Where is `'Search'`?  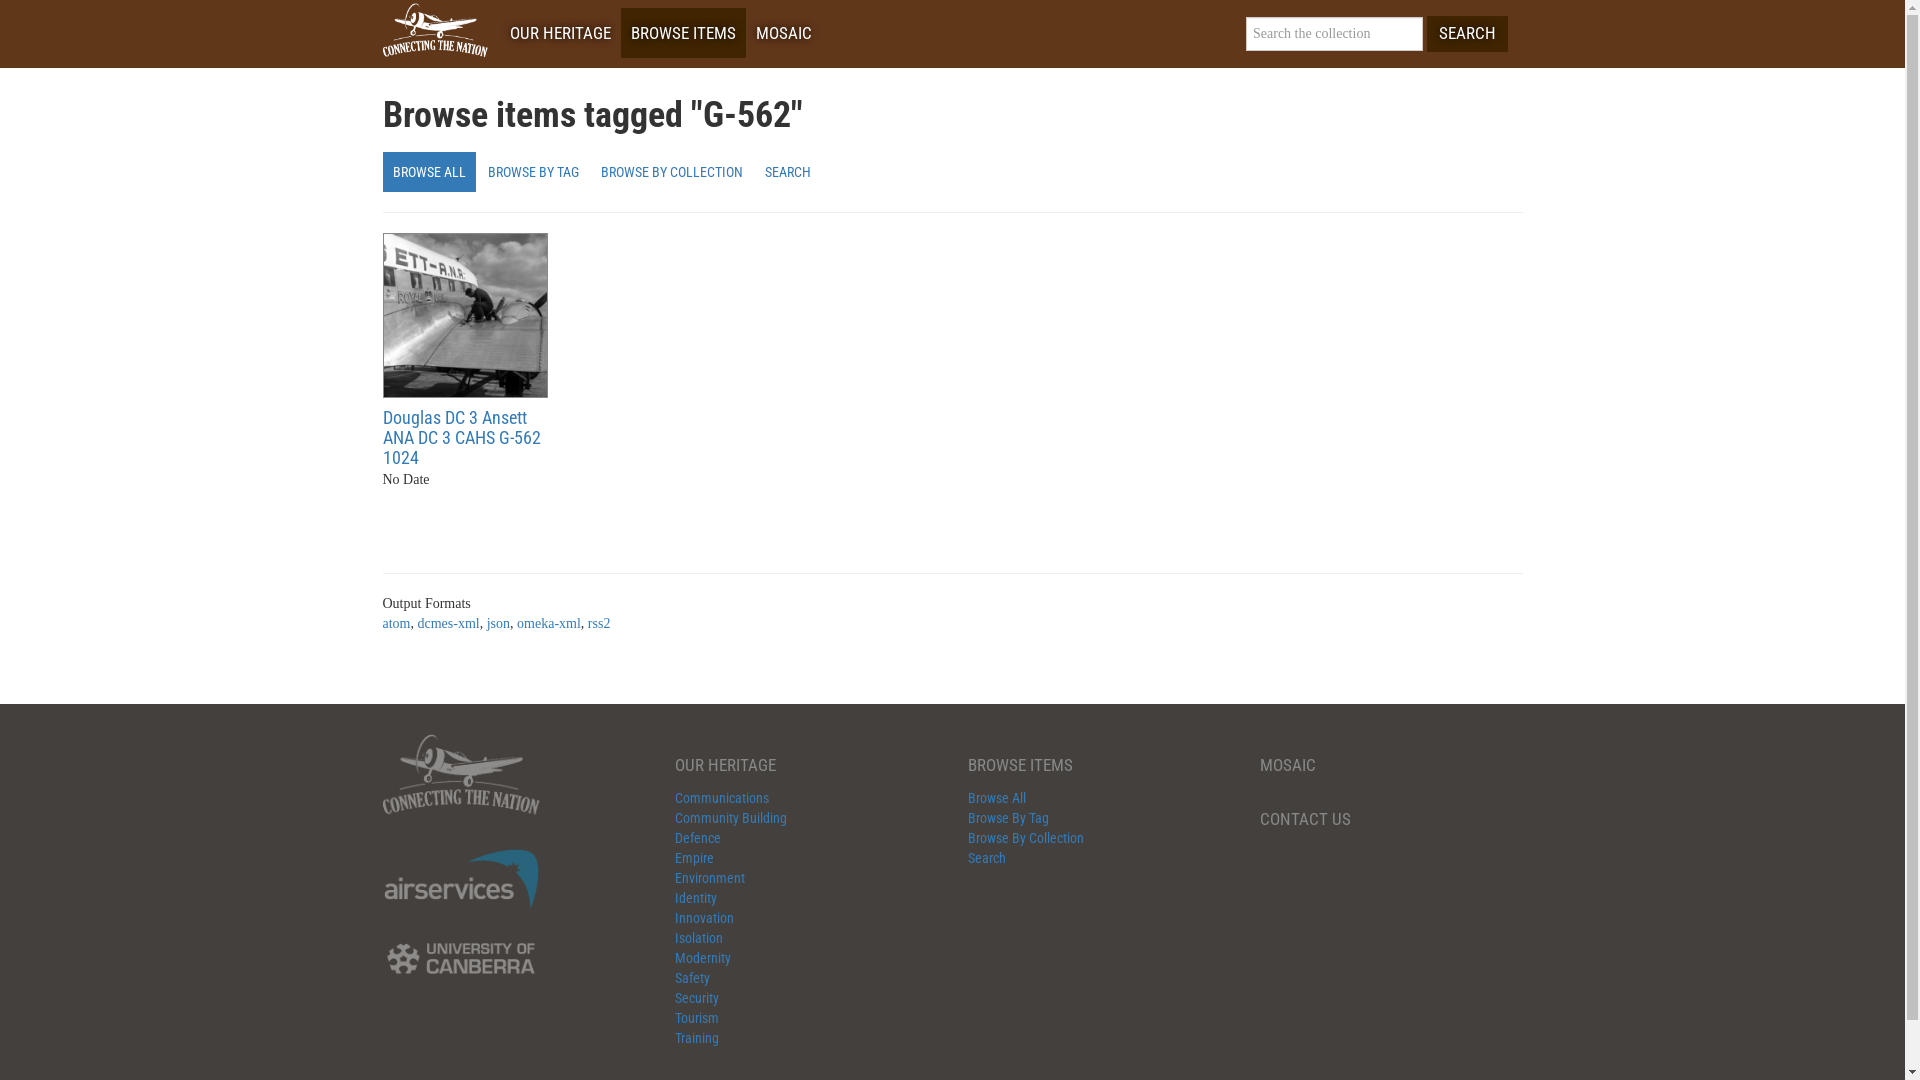
'Search' is located at coordinates (968, 856).